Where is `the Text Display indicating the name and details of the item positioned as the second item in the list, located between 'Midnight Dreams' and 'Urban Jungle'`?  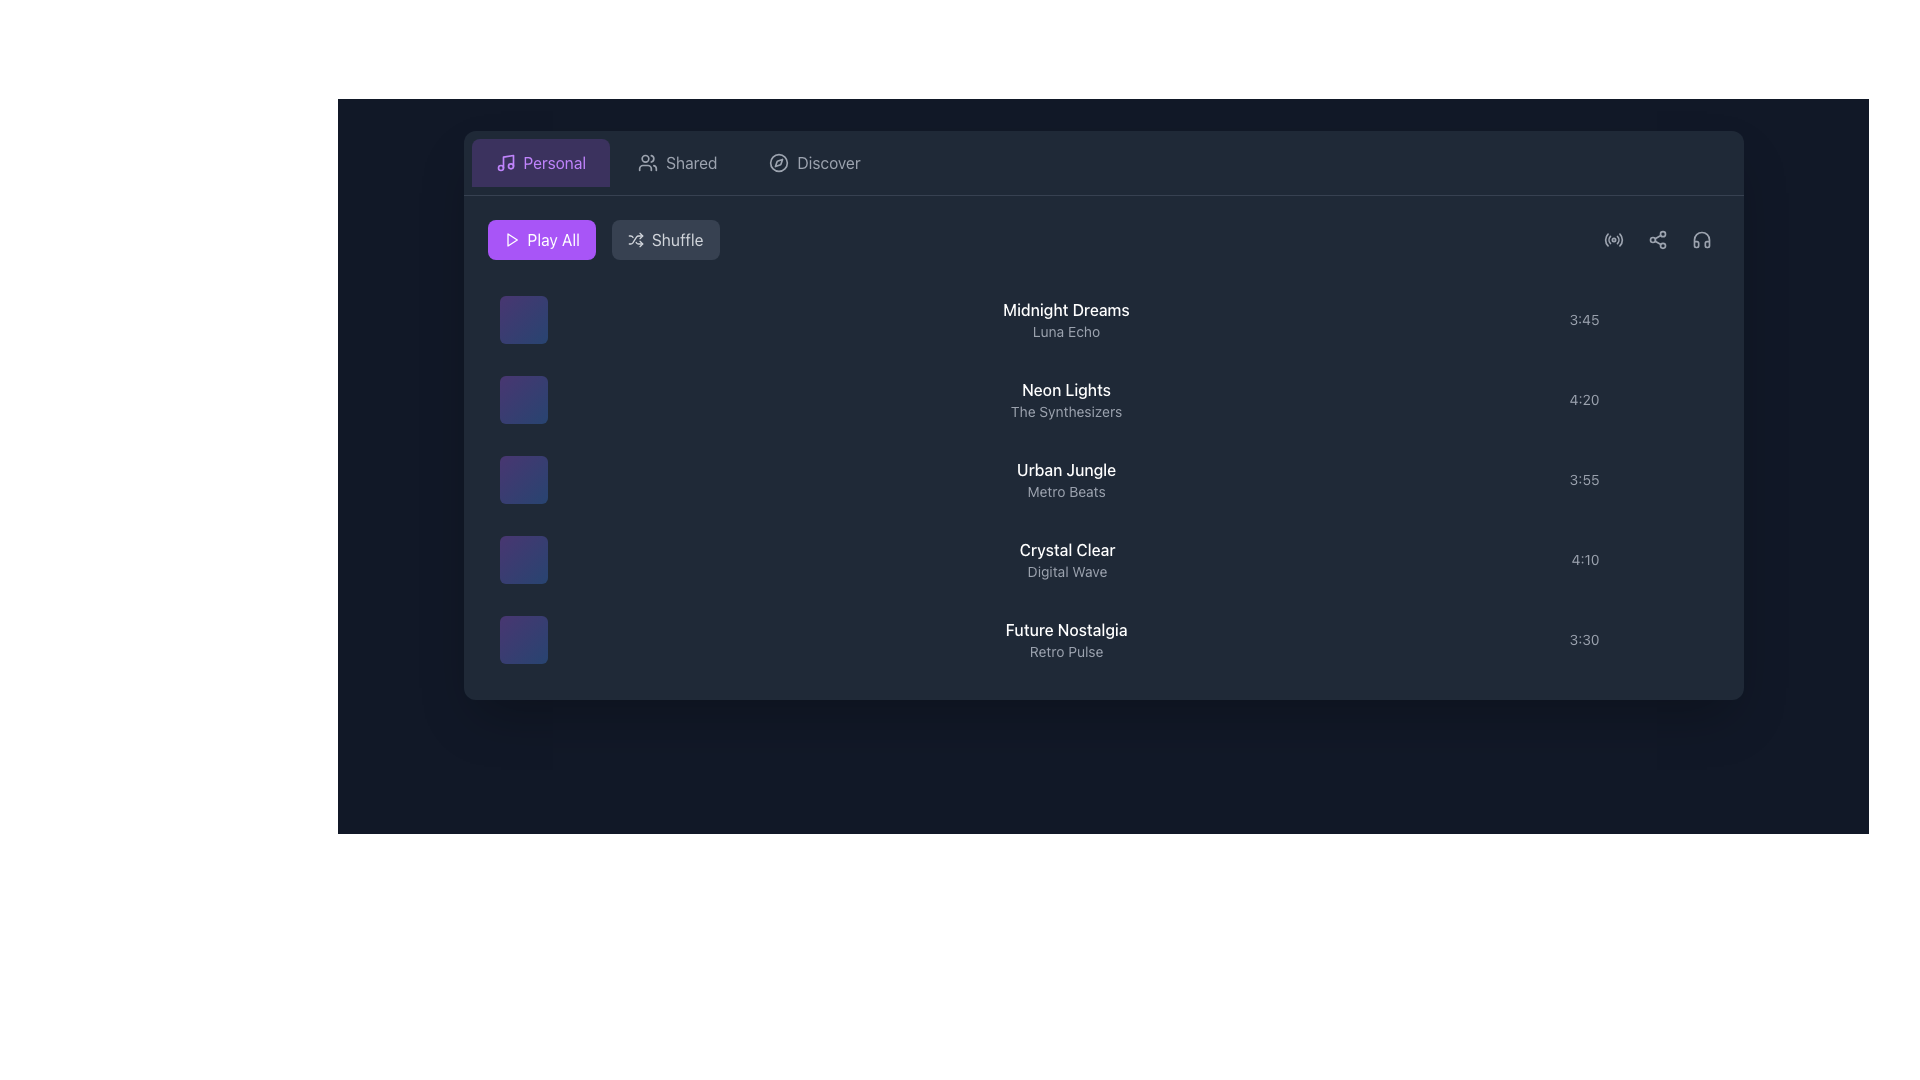 the Text Display indicating the name and details of the item positioned as the second item in the list, located between 'Midnight Dreams' and 'Urban Jungle' is located at coordinates (1065, 400).